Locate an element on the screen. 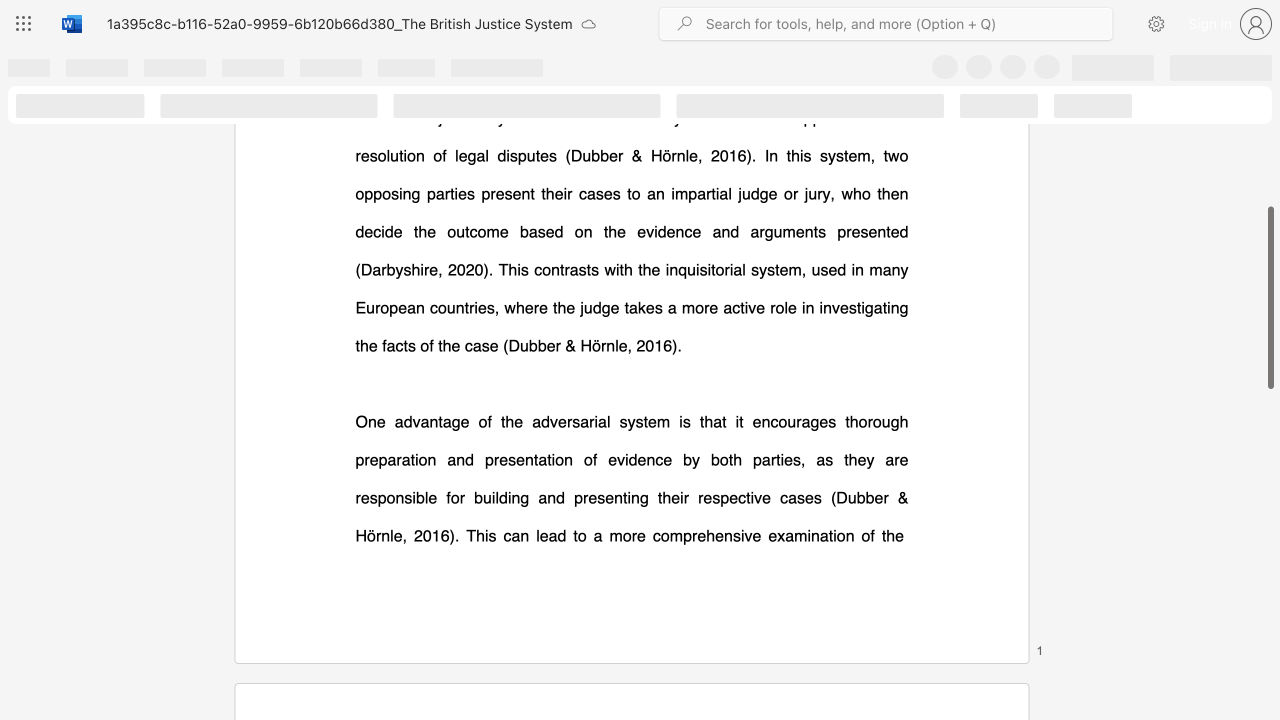  the subset text "bbe" within the text "(Dubber & Hörnle, 2016)" is located at coordinates (856, 496).